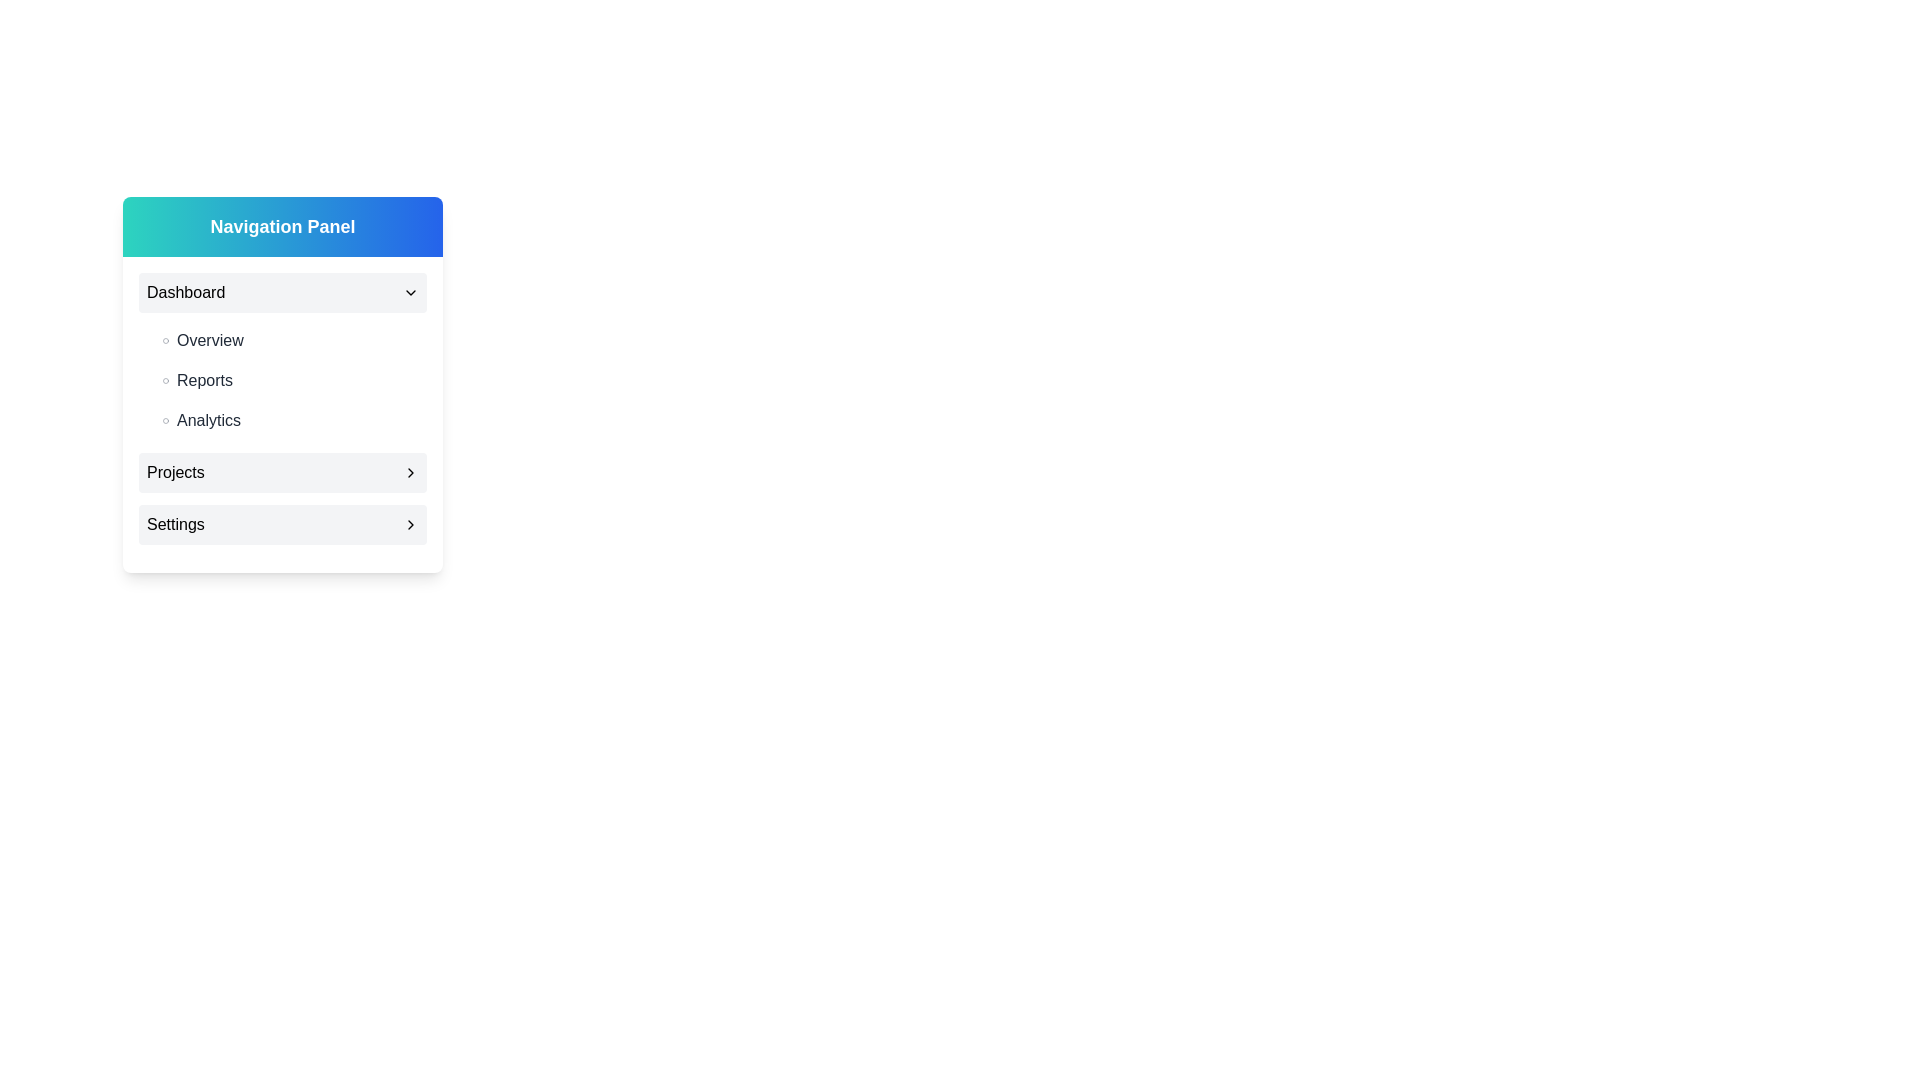  What do you see at coordinates (175, 473) in the screenshot?
I see `on the 'Projects' text label in the navigation panel` at bounding box center [175, 473].